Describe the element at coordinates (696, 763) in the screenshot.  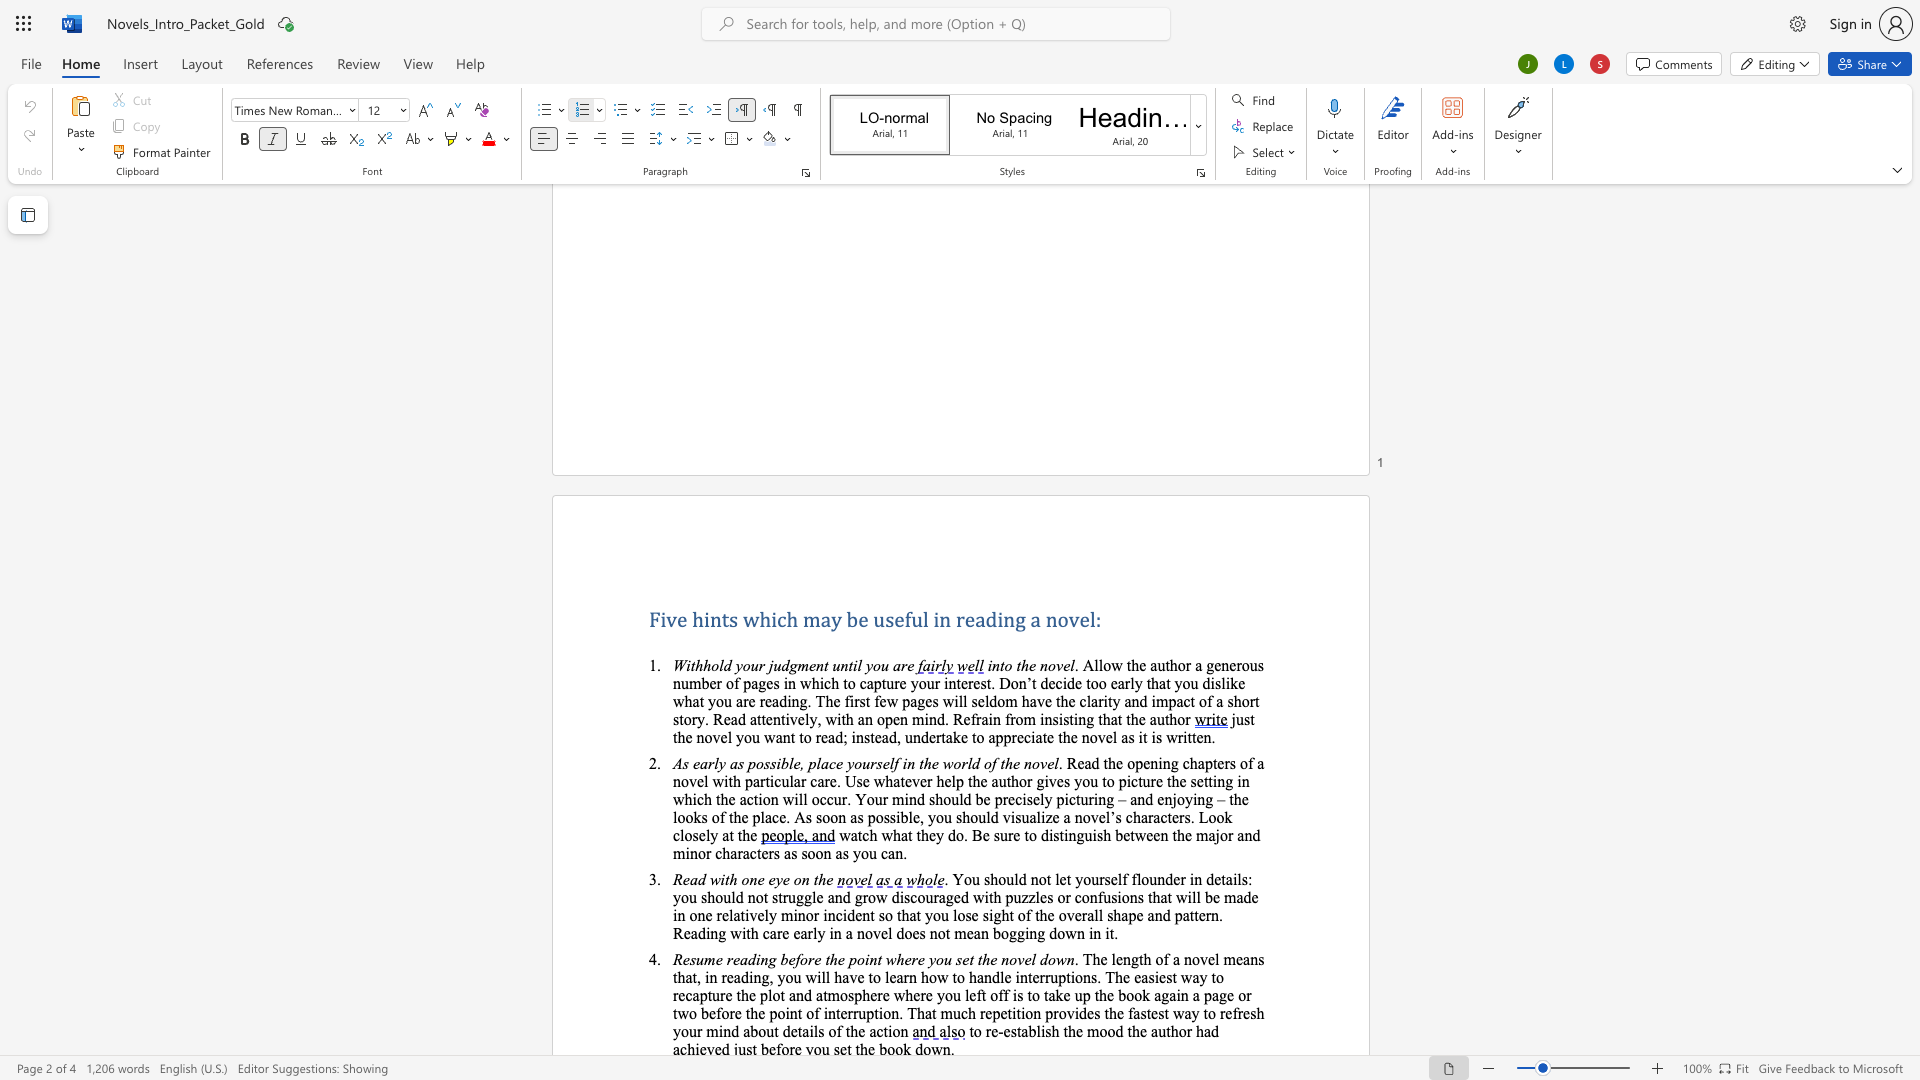
I see `the 1th character "e" in the text` at that location.